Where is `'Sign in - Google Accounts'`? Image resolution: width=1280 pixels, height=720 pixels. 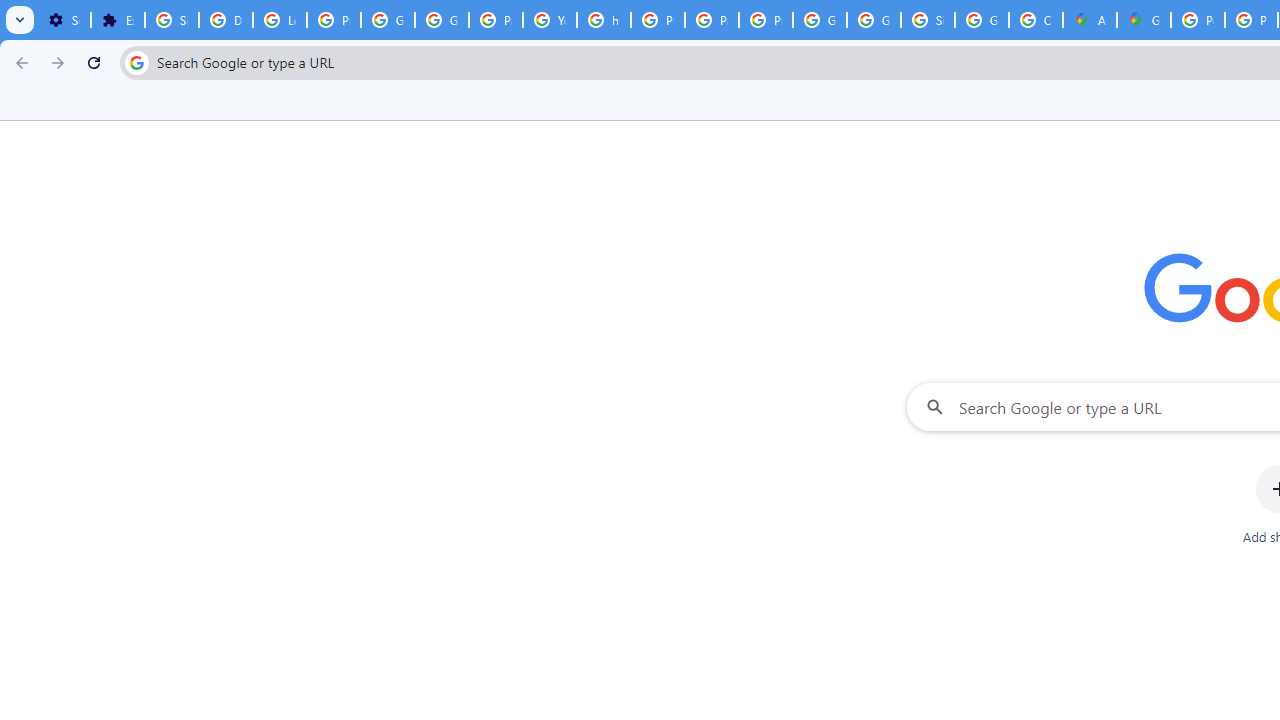
'Sign in - Google Accounts' is located at coordinates (927, 20).